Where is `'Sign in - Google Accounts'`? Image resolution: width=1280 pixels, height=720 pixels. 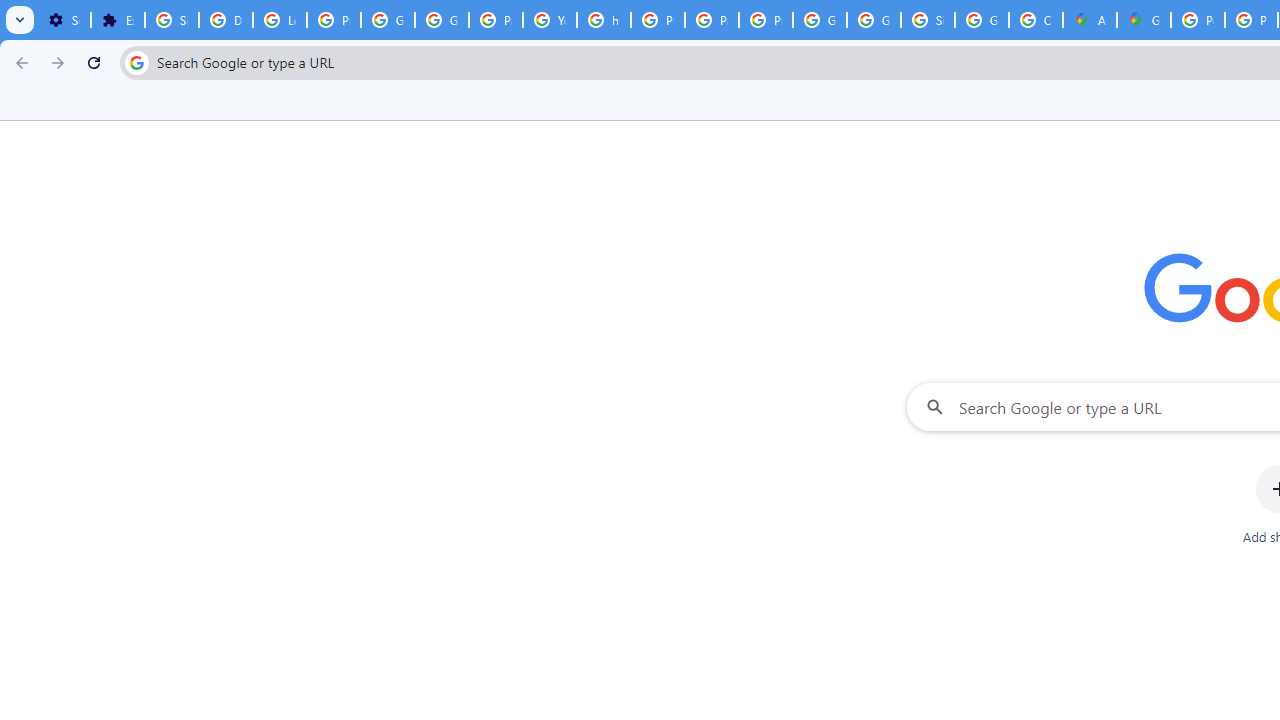
'Sign in - Google Accounts' is located at coordinates (927, 20).